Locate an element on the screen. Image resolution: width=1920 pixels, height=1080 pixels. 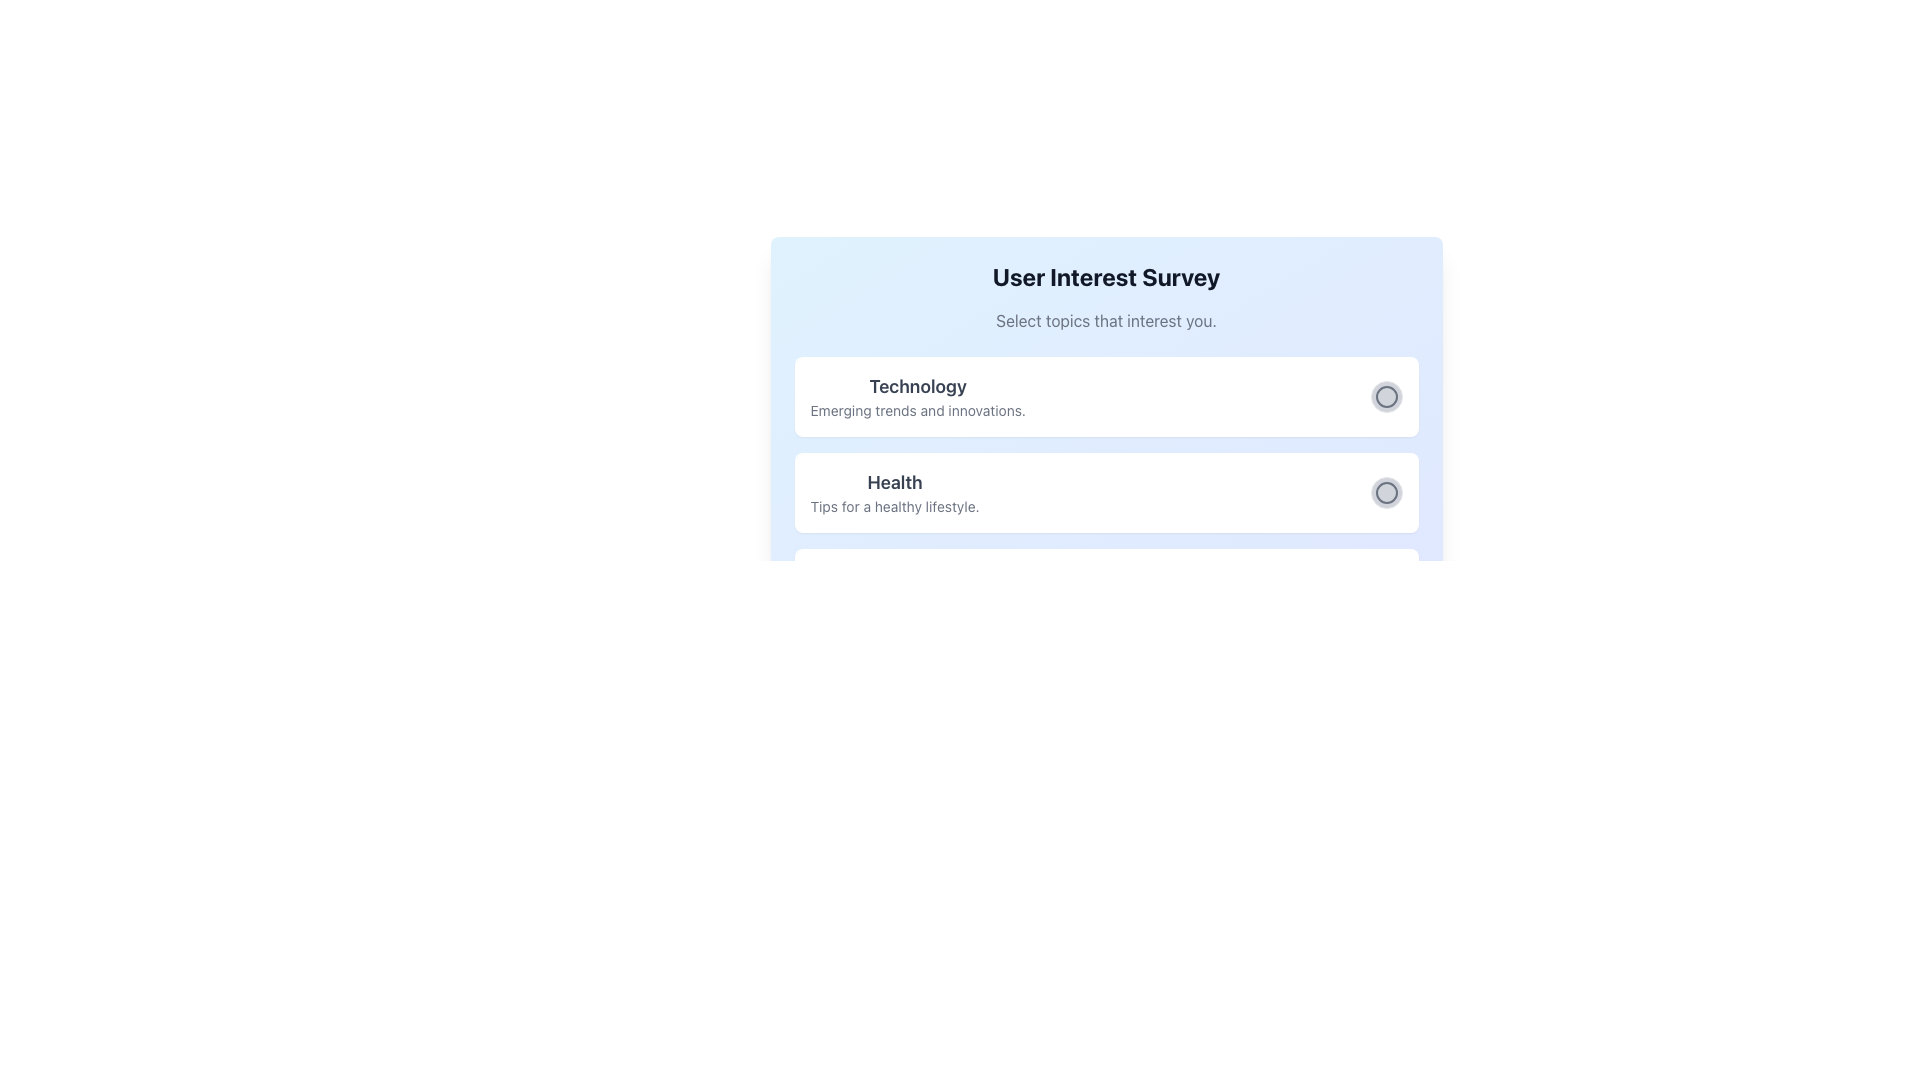
the Text Label providing a brief descriptive text about the topic of 'Technology' located under the heading 'Technology' in the 'User Interest Survey' section is located at coordinates (917, 410).